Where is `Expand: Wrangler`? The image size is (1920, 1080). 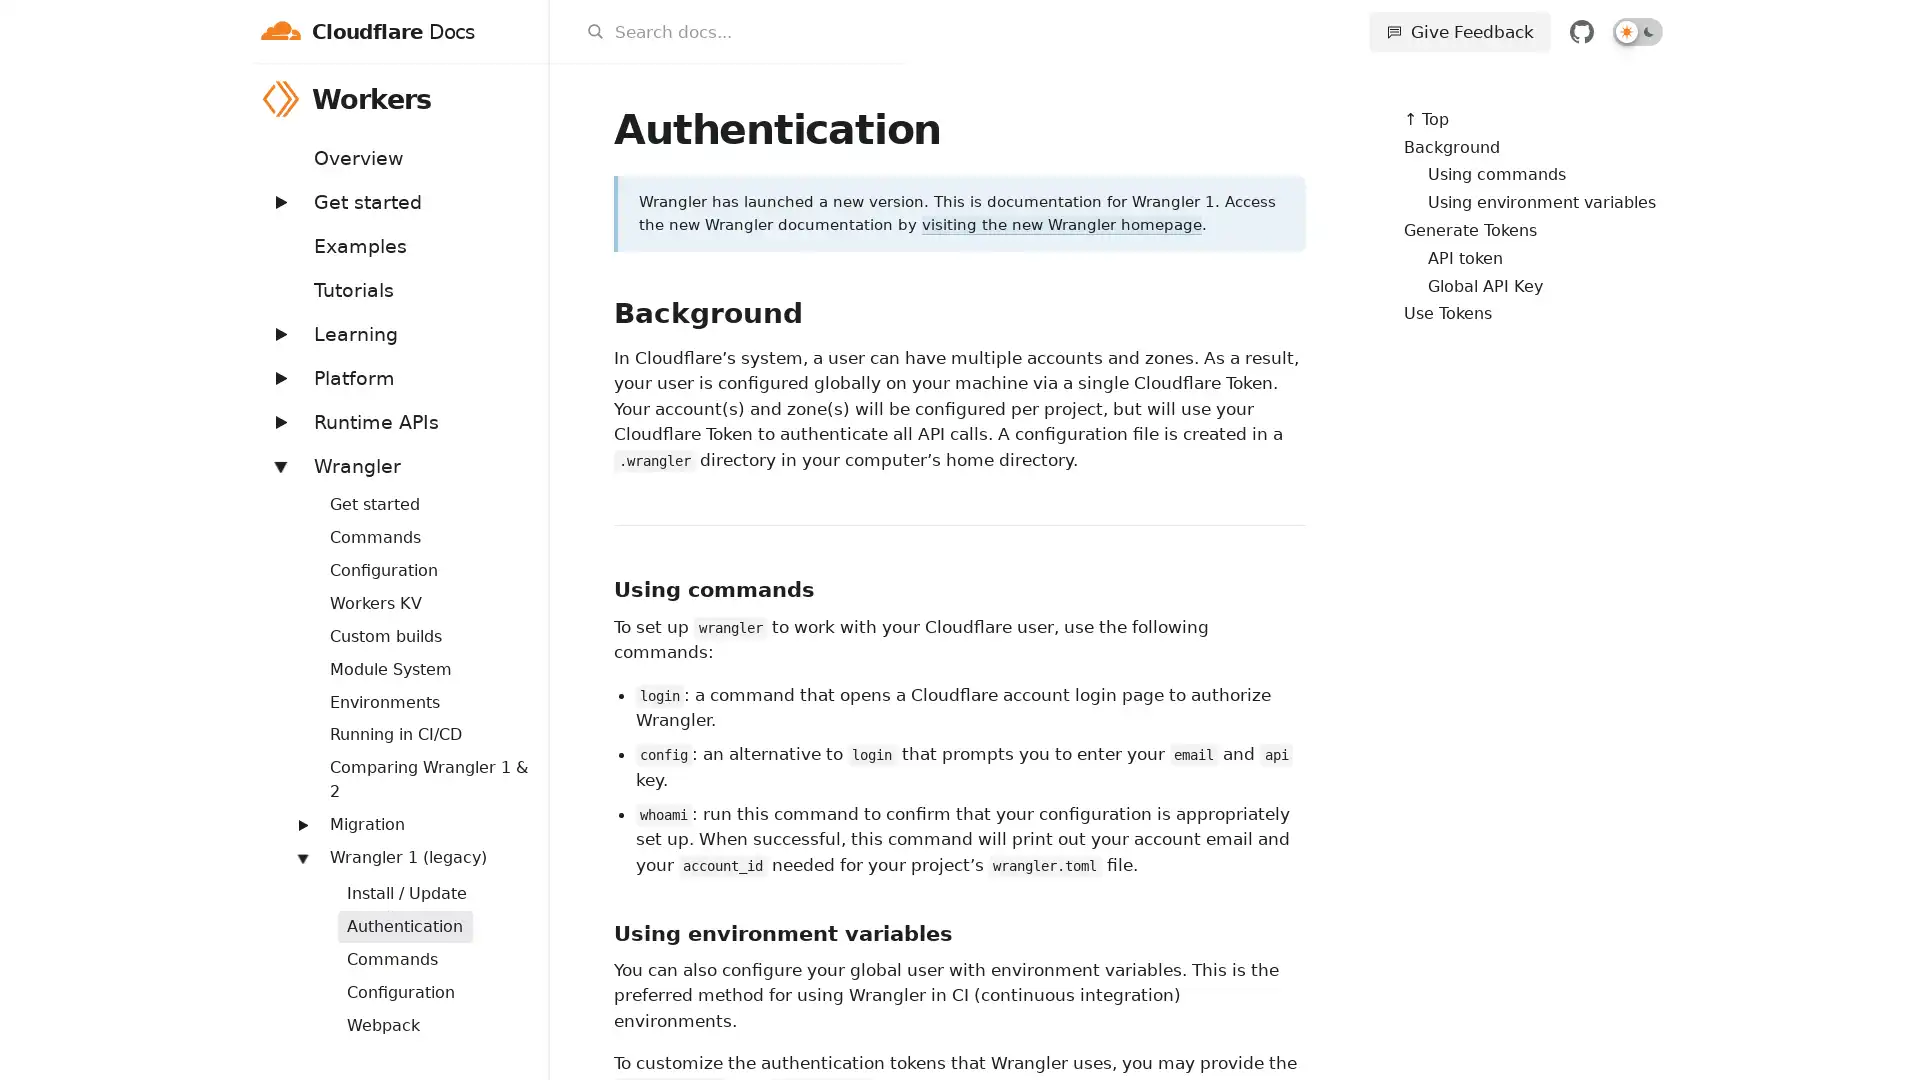
Expand: Wrangler is located at coordinates (278, 465).